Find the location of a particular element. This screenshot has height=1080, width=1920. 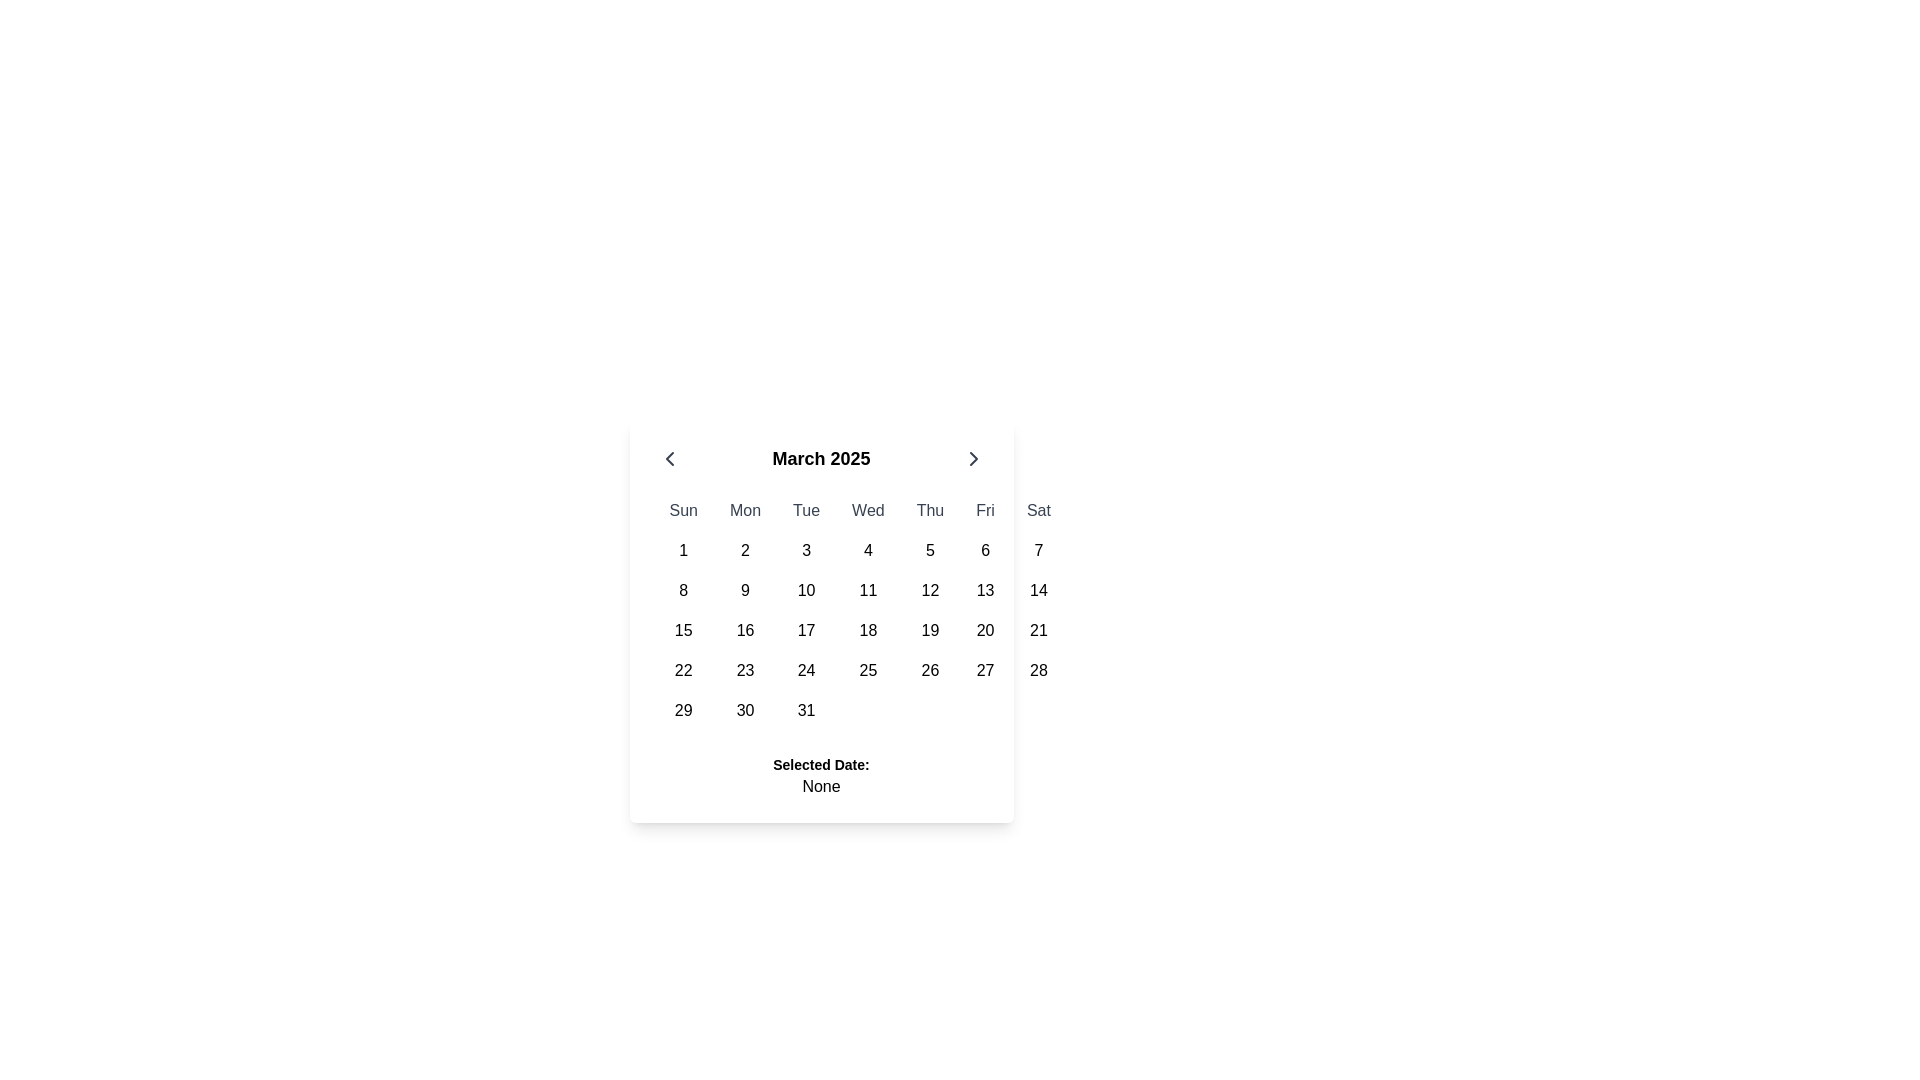

the text label displaying 'March 2025' which is centered in the header area of the calendar component is located at coordinates (821, 459).